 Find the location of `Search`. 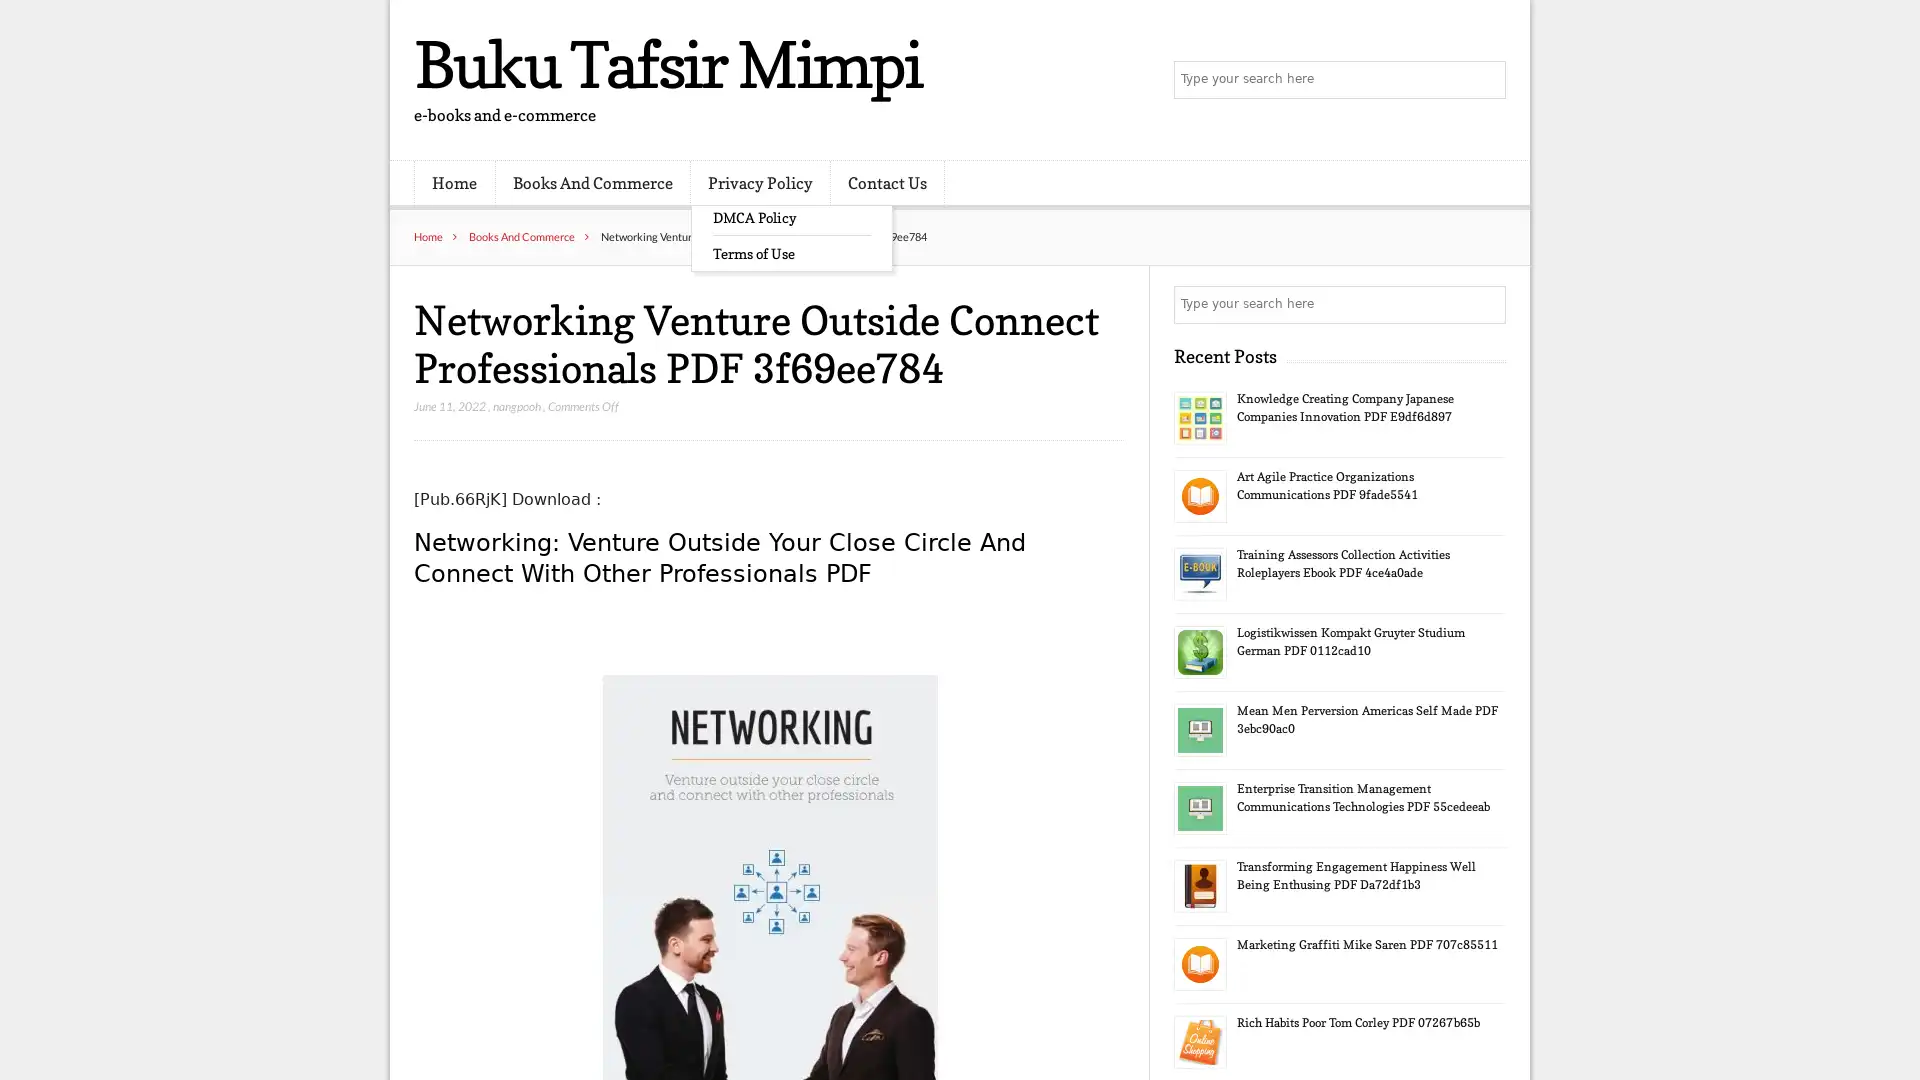

Search is located at coordinates (1485, 304).